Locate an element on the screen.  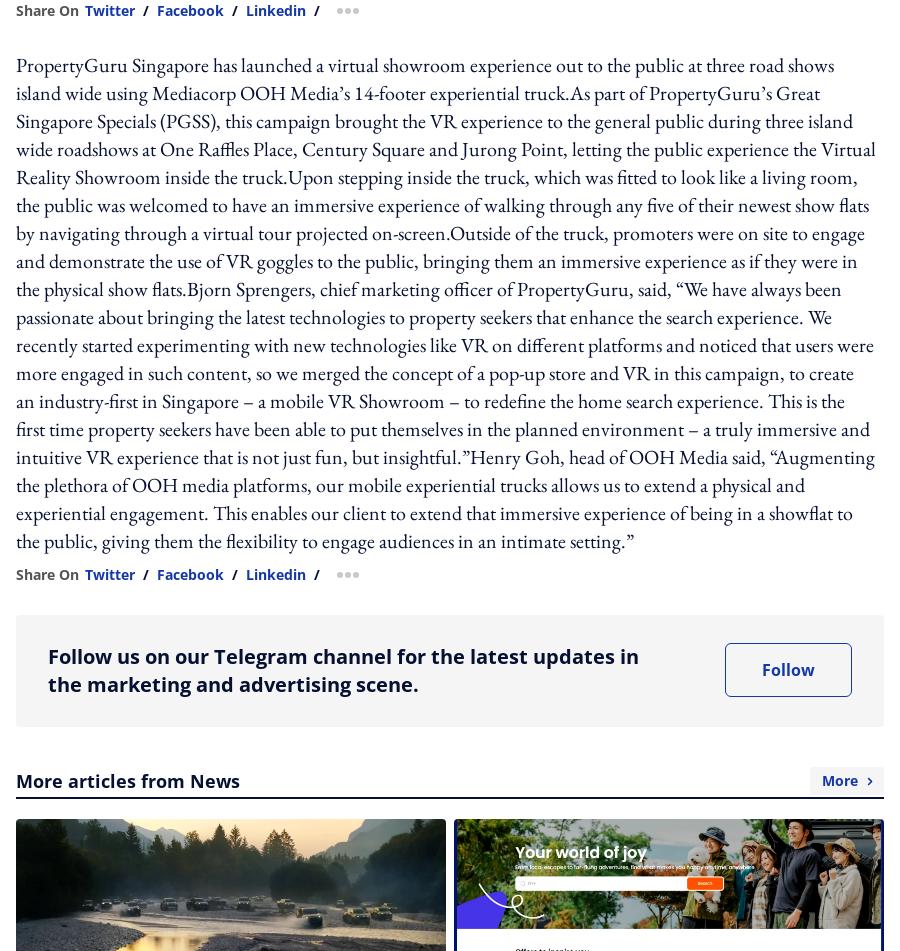
'marketing excellence awards' is located at coordinates (421, 160).